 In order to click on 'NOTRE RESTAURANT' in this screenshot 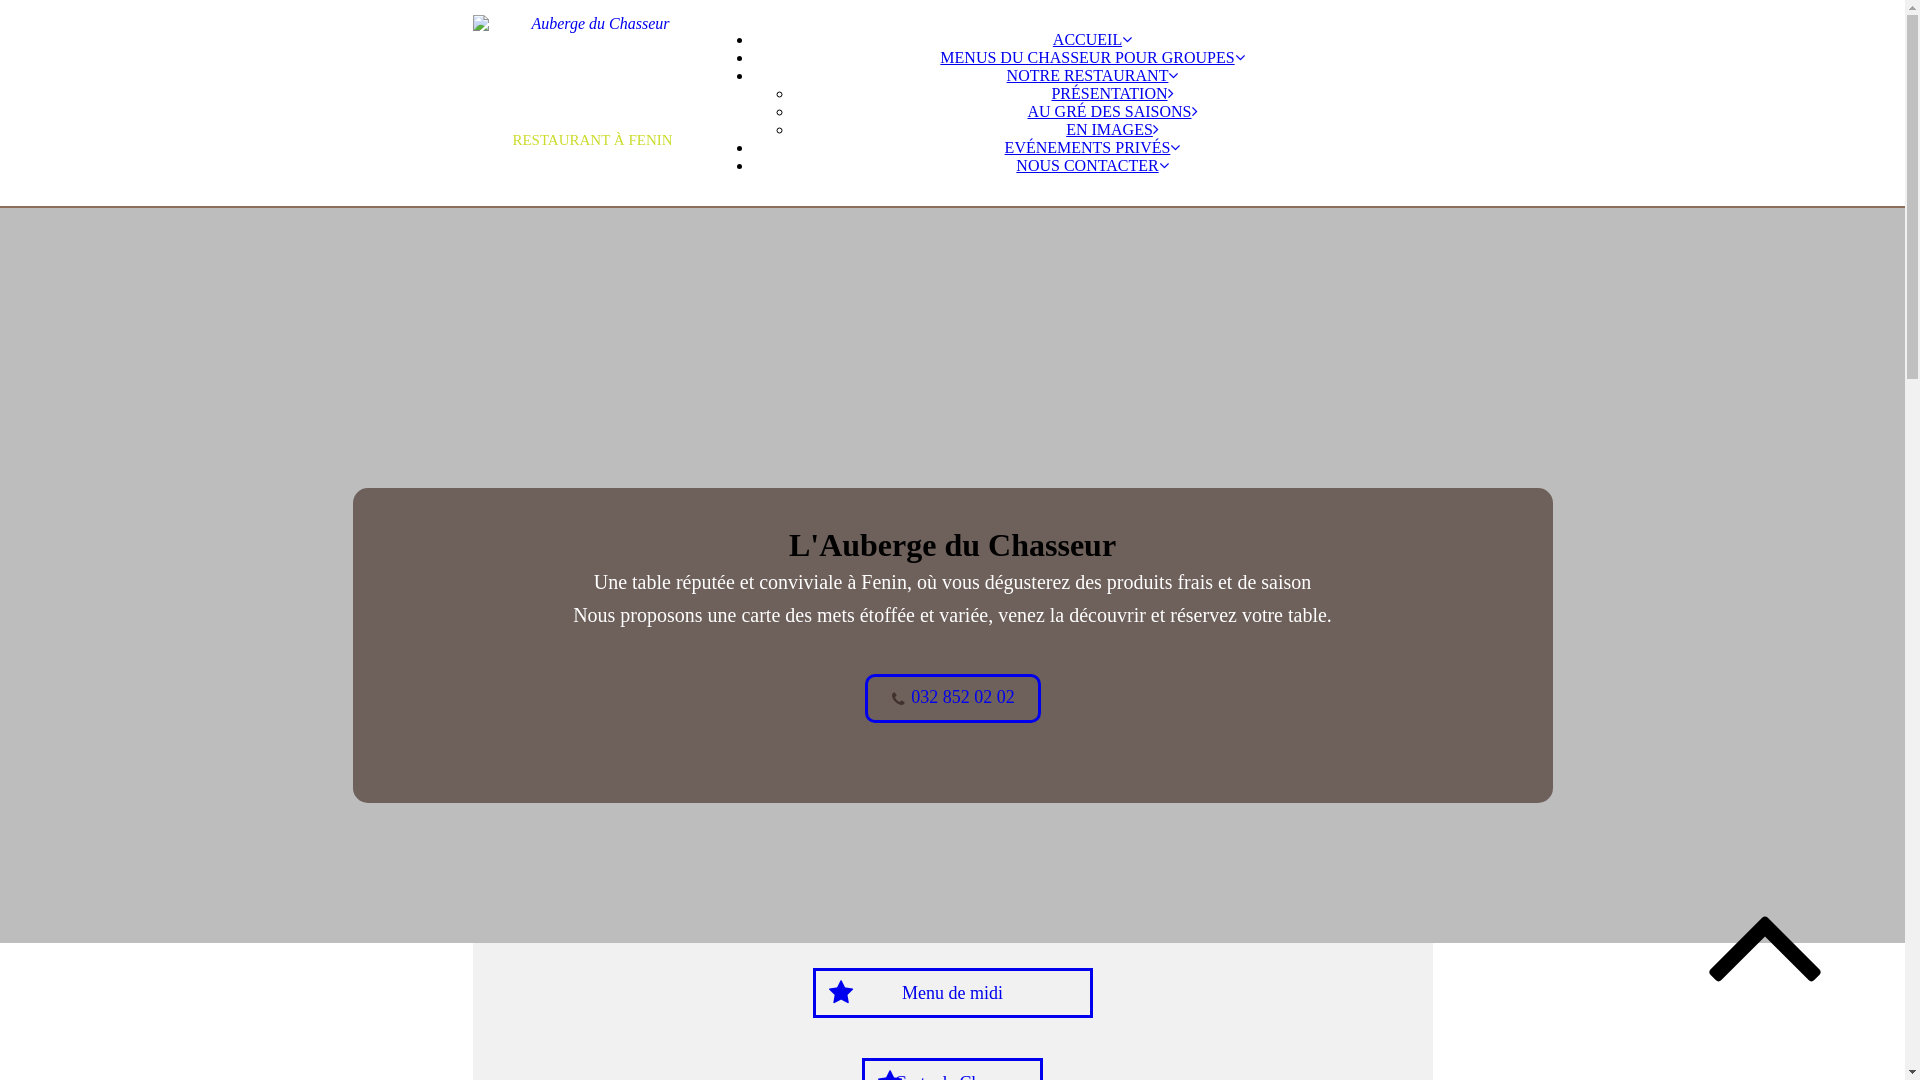, I will do `click(1092, 74)`.